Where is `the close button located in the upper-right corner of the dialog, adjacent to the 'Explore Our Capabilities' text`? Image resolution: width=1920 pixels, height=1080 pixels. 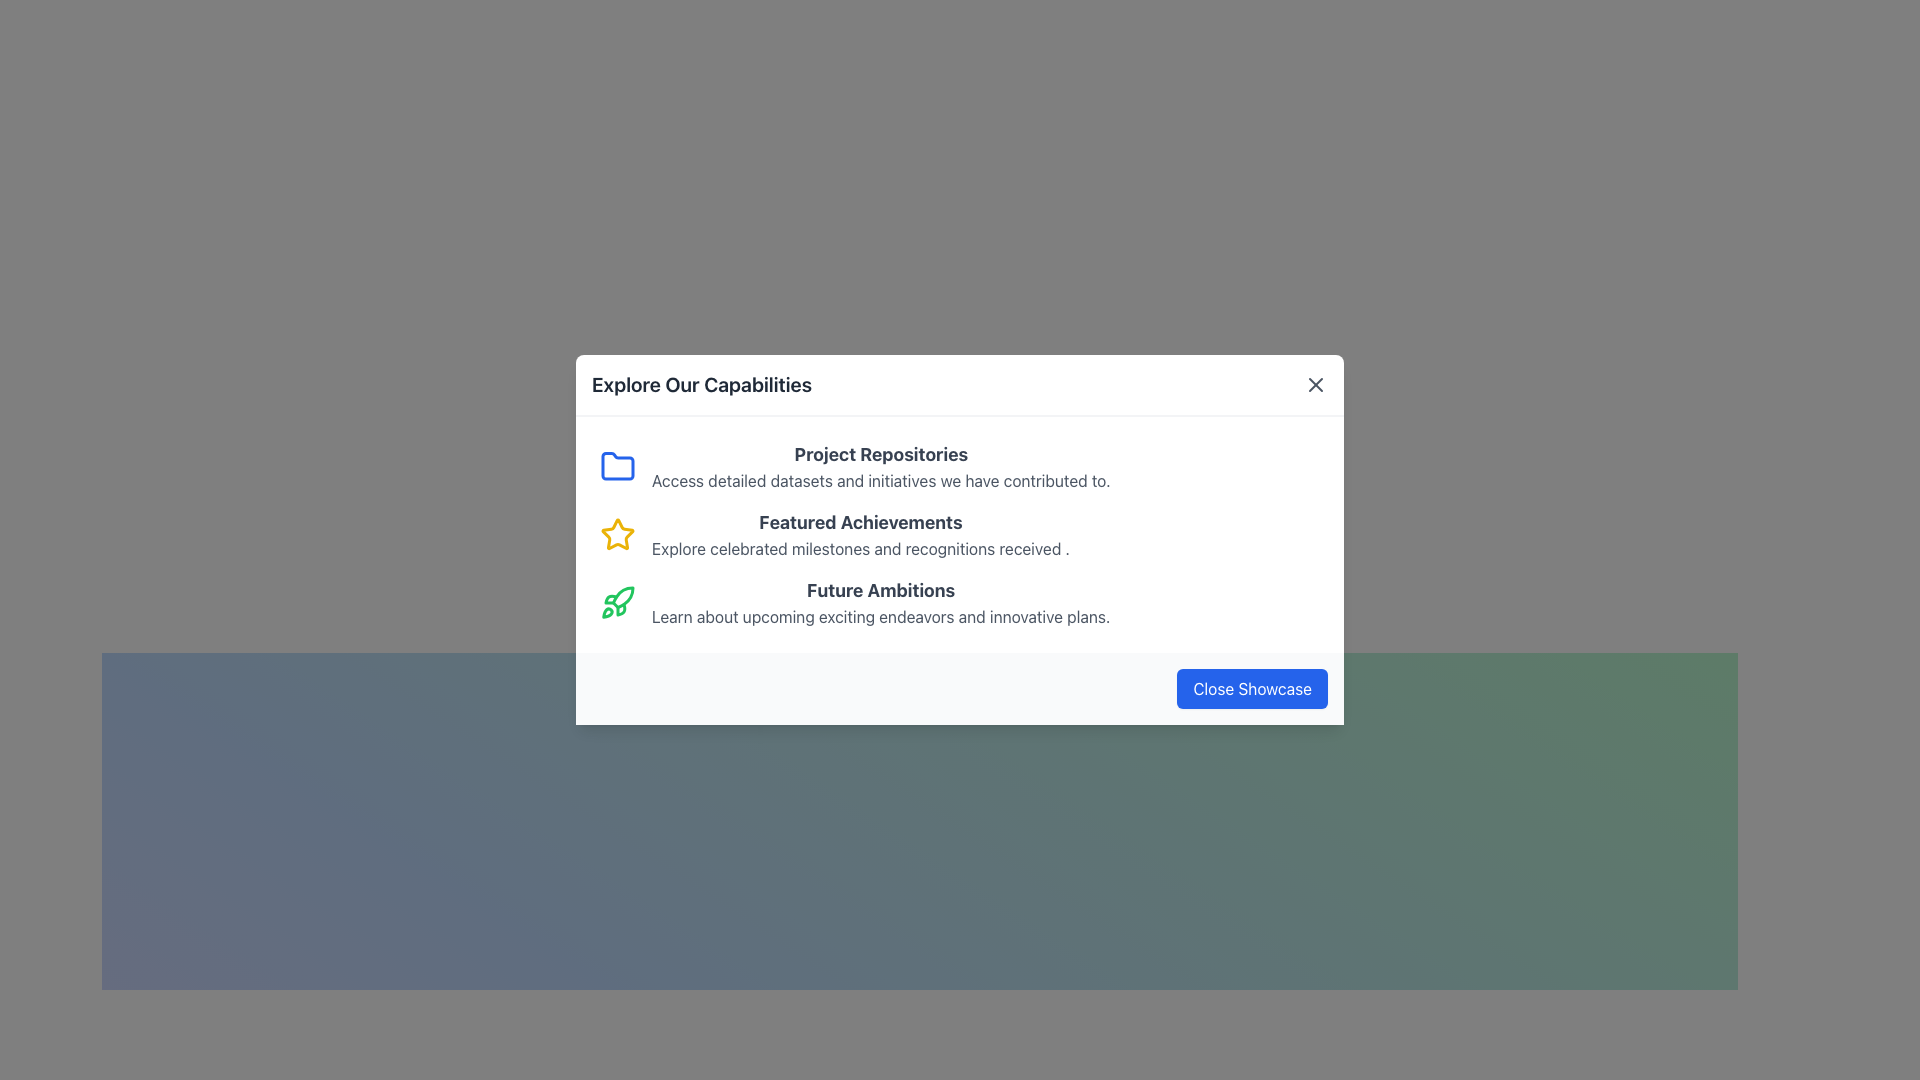 the close button located in the upper-right corner of the dialog, adjacent to the 'Explore Our Capabilities' text is located at coordinates (1315, 385).